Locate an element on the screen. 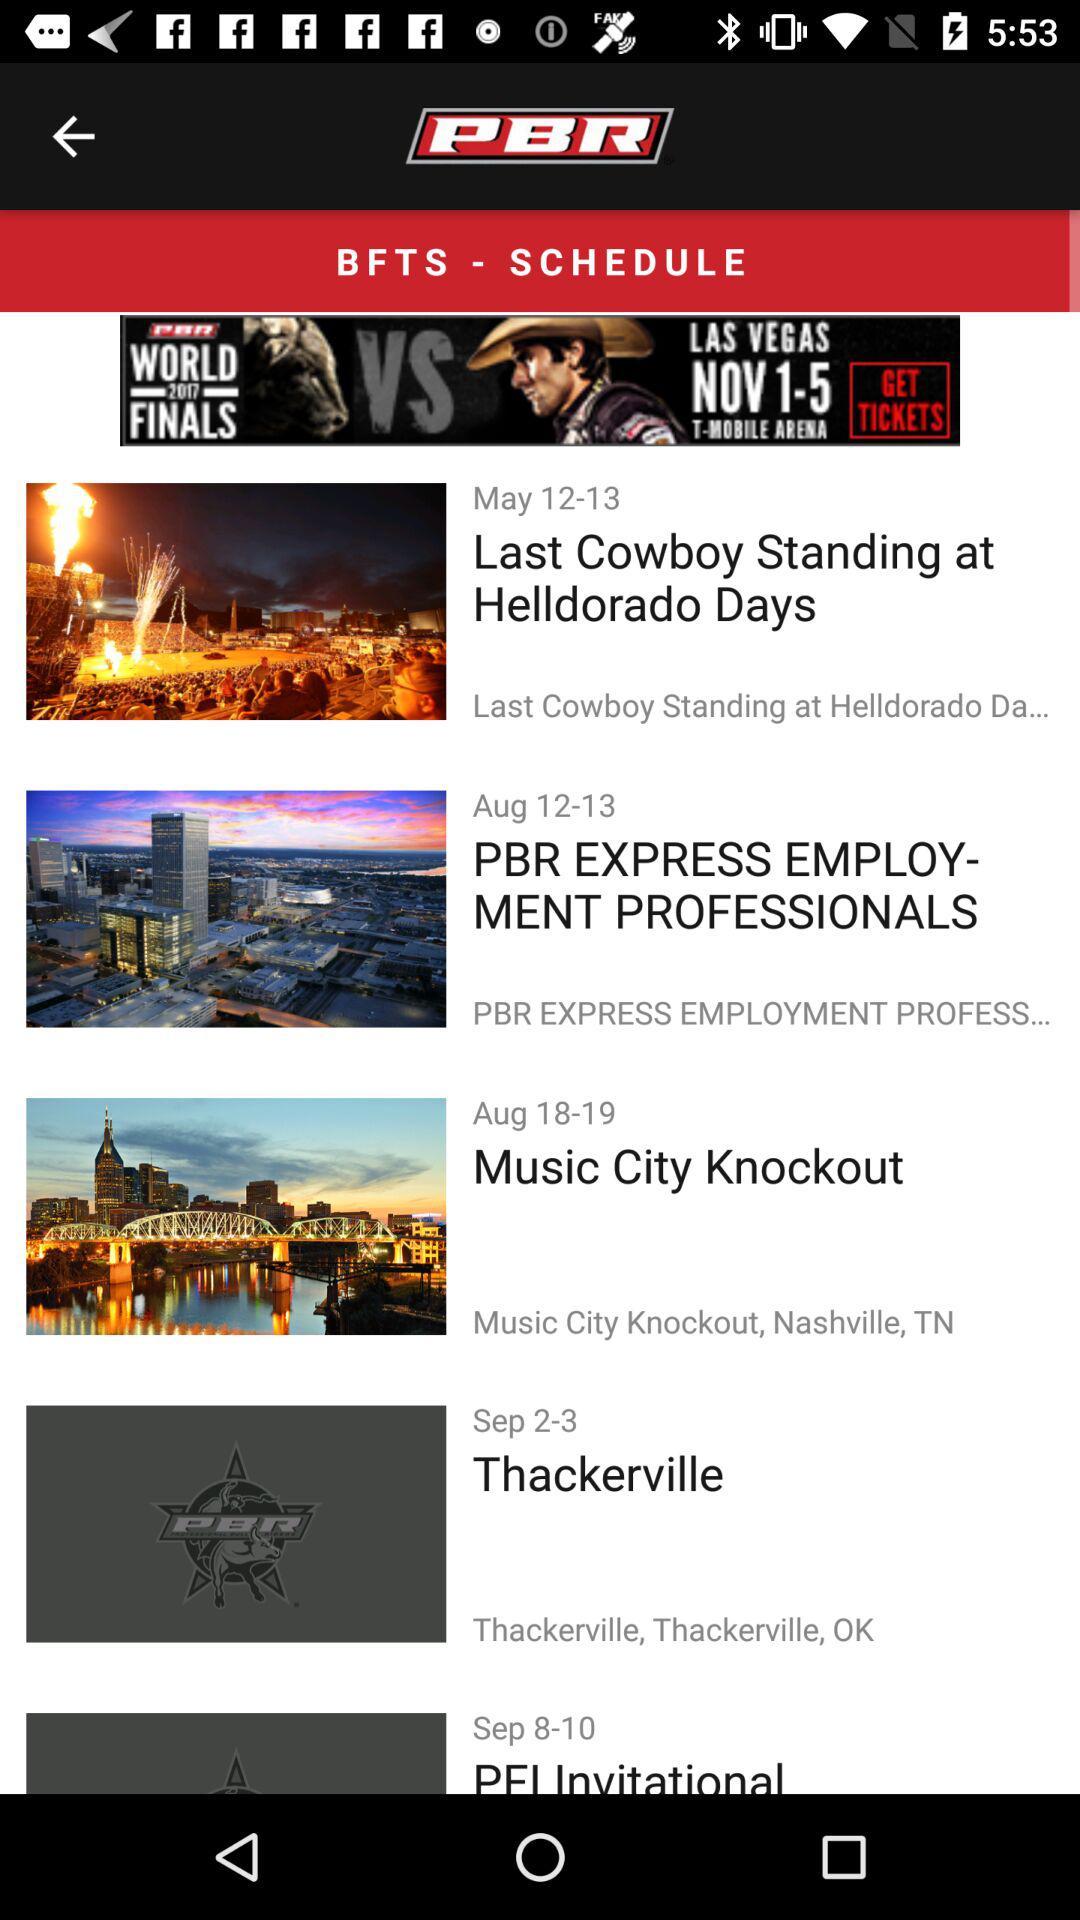 The width and height of the screenshot is (1080, 1920). book tickets is located at coordinates (540, 380).